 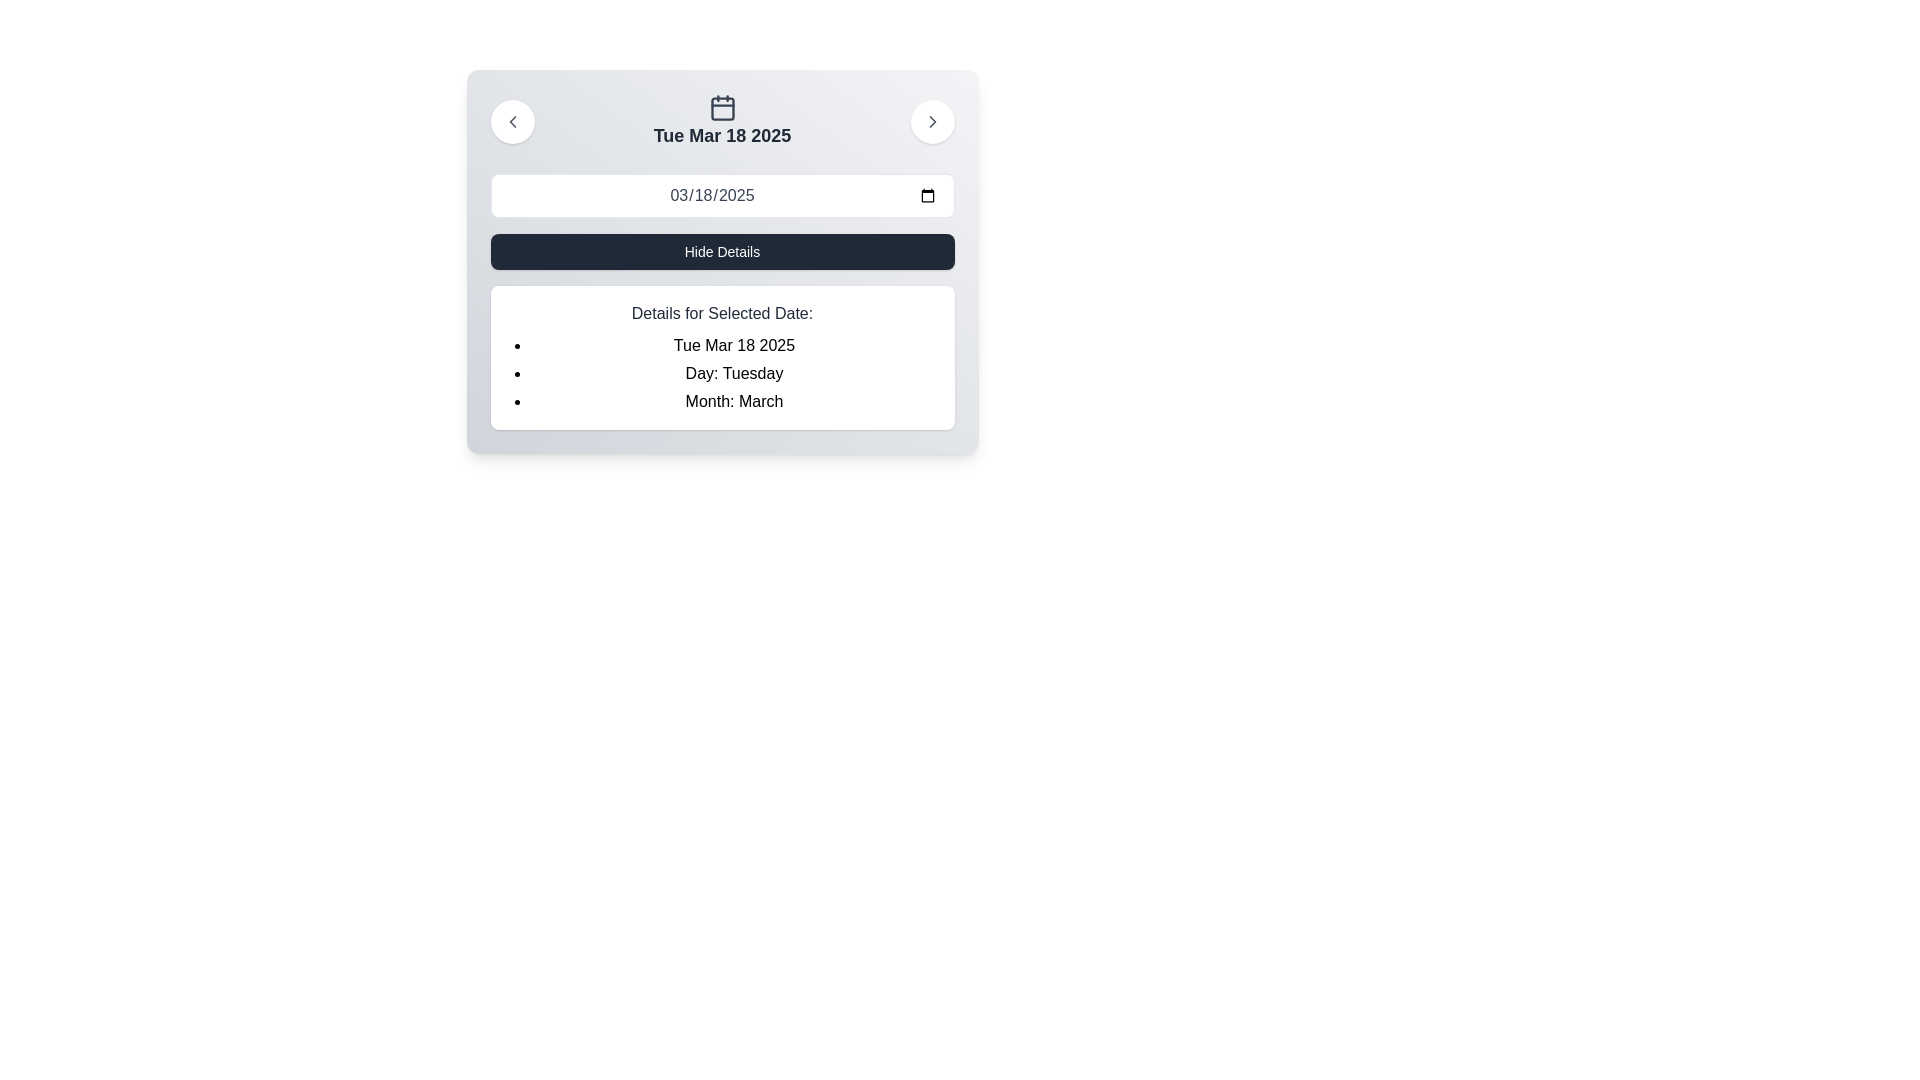 What do you see at coordinates (733, 374) in the screenshot?
I see `text content displayed in the bulleted list containing 'Tue Mar 18 2025,' 'Day: Tuesday,' and 'Month: March,' which is located under the 'Details for Selected Date:' section` at bounding box center [733, 374].